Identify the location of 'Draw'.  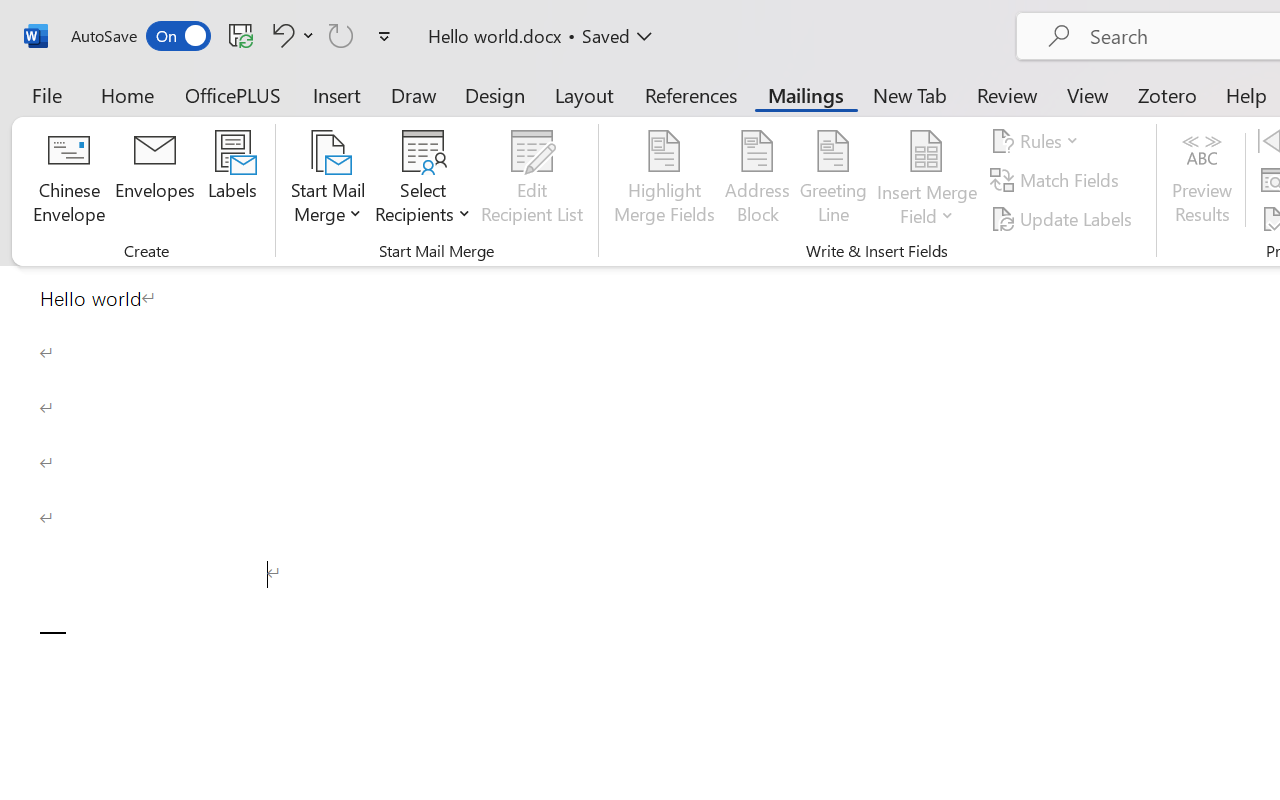
(413, 94).